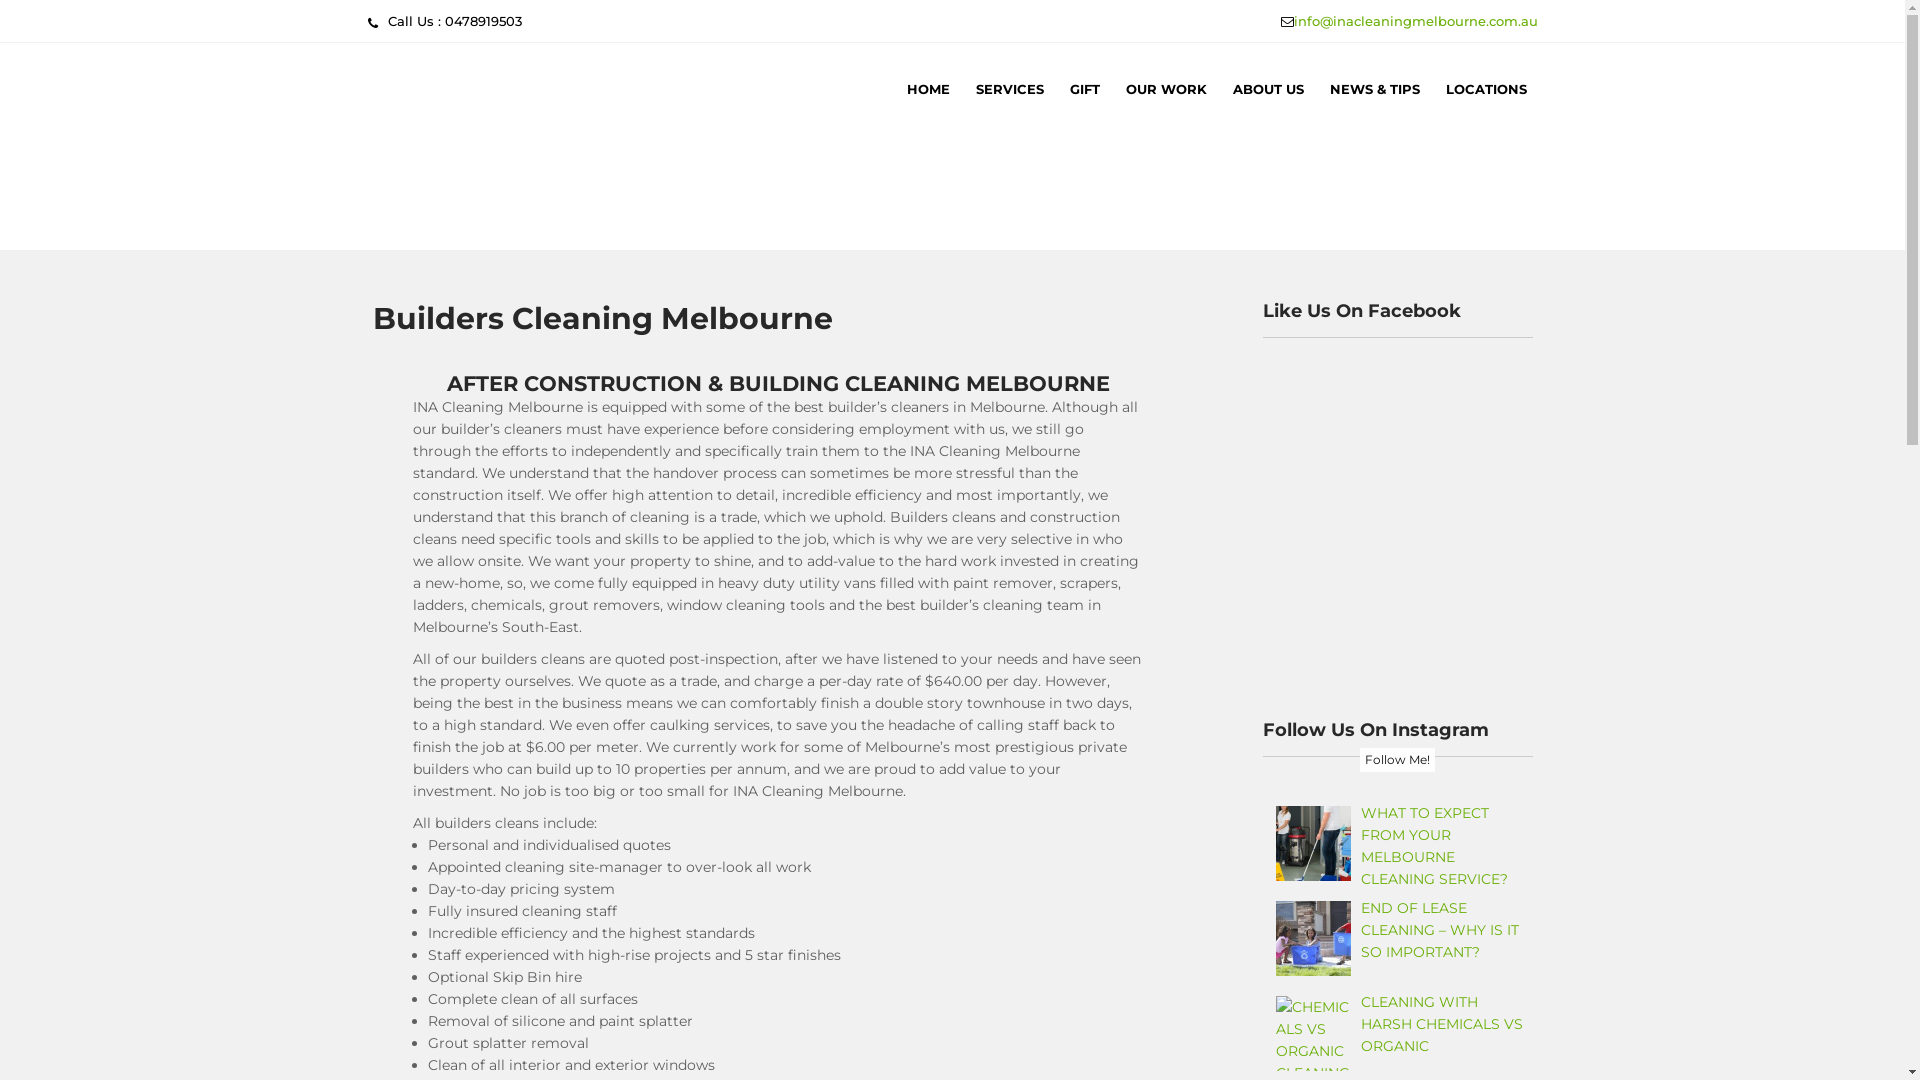 The height and width of the screenshot is (1080, 1920). What do you see at coordinates (1267, 87) in the screenshot?
I see `'ABOUT US'` at bounding box center [1267, 87].